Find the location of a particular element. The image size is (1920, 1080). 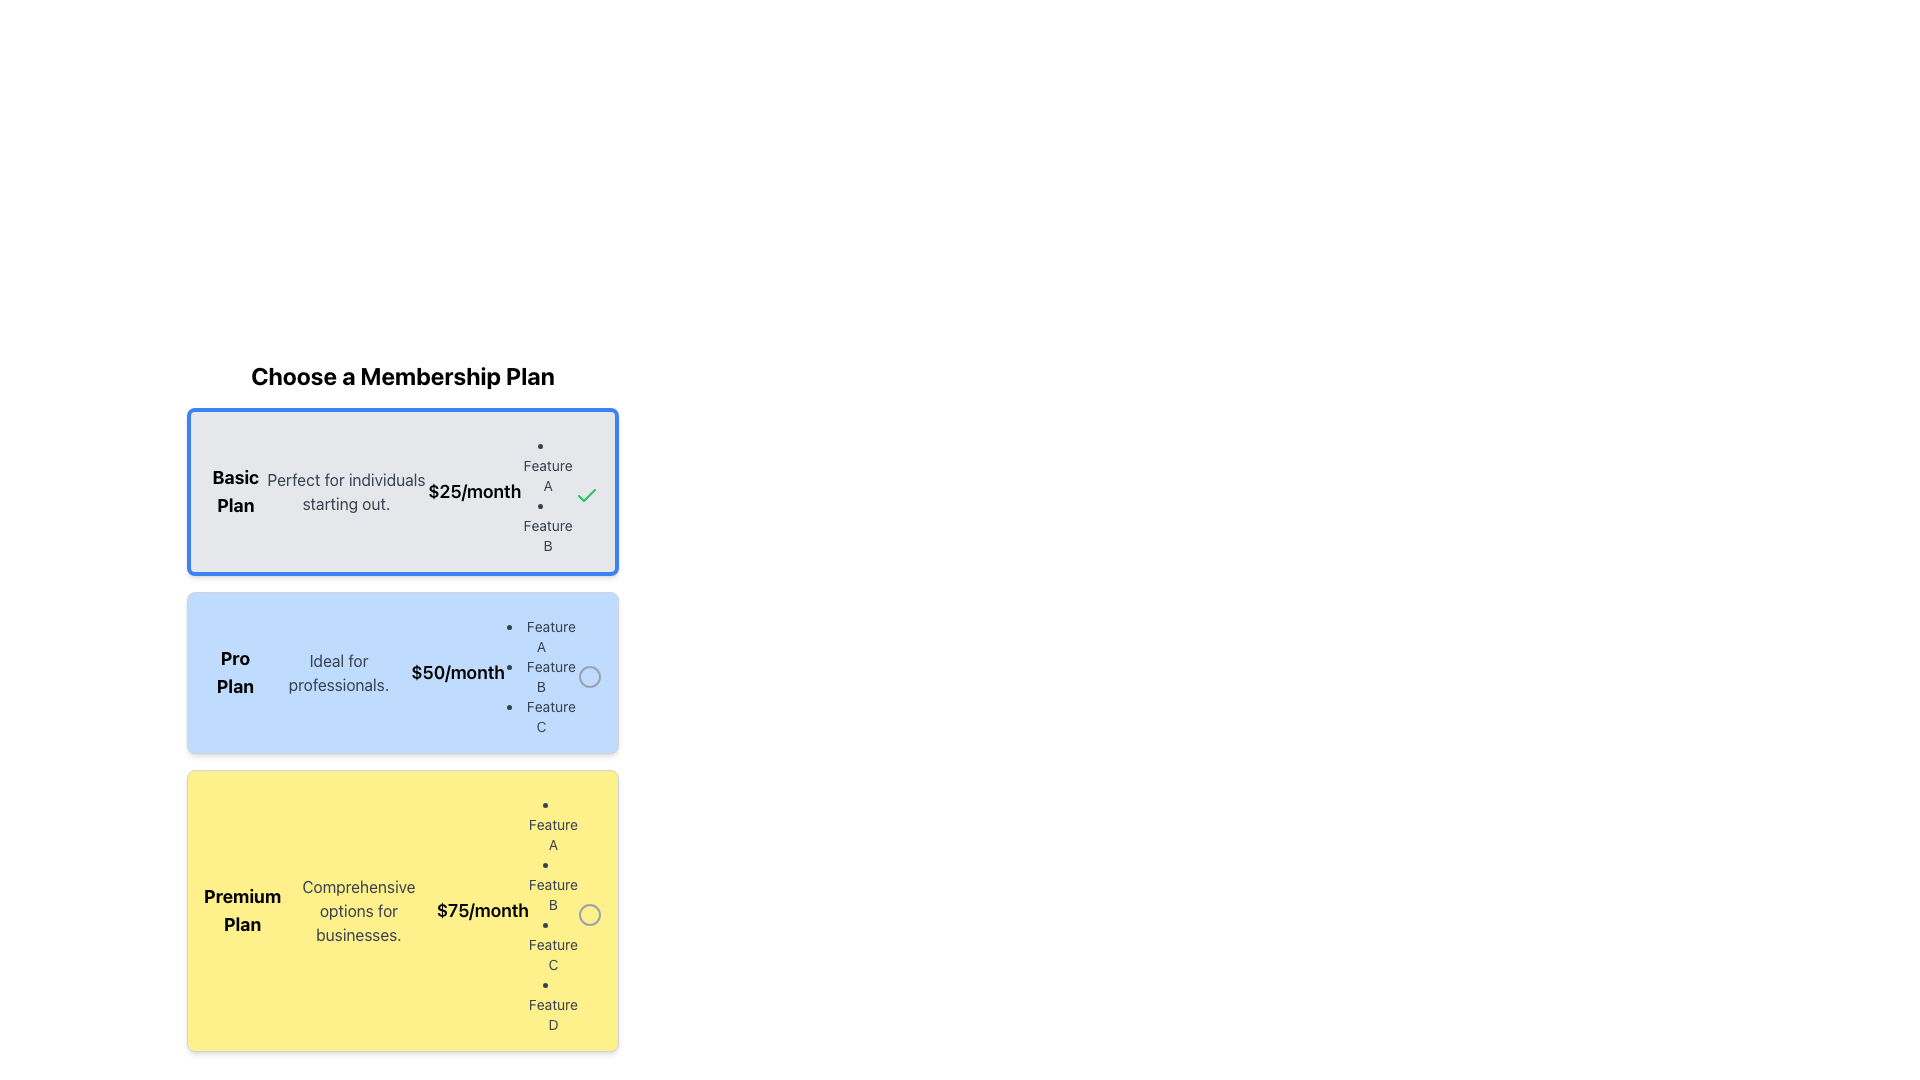

the selectable card representing the 'Pro Plan' option in the membership plans list is located at coordinates (402, 672).